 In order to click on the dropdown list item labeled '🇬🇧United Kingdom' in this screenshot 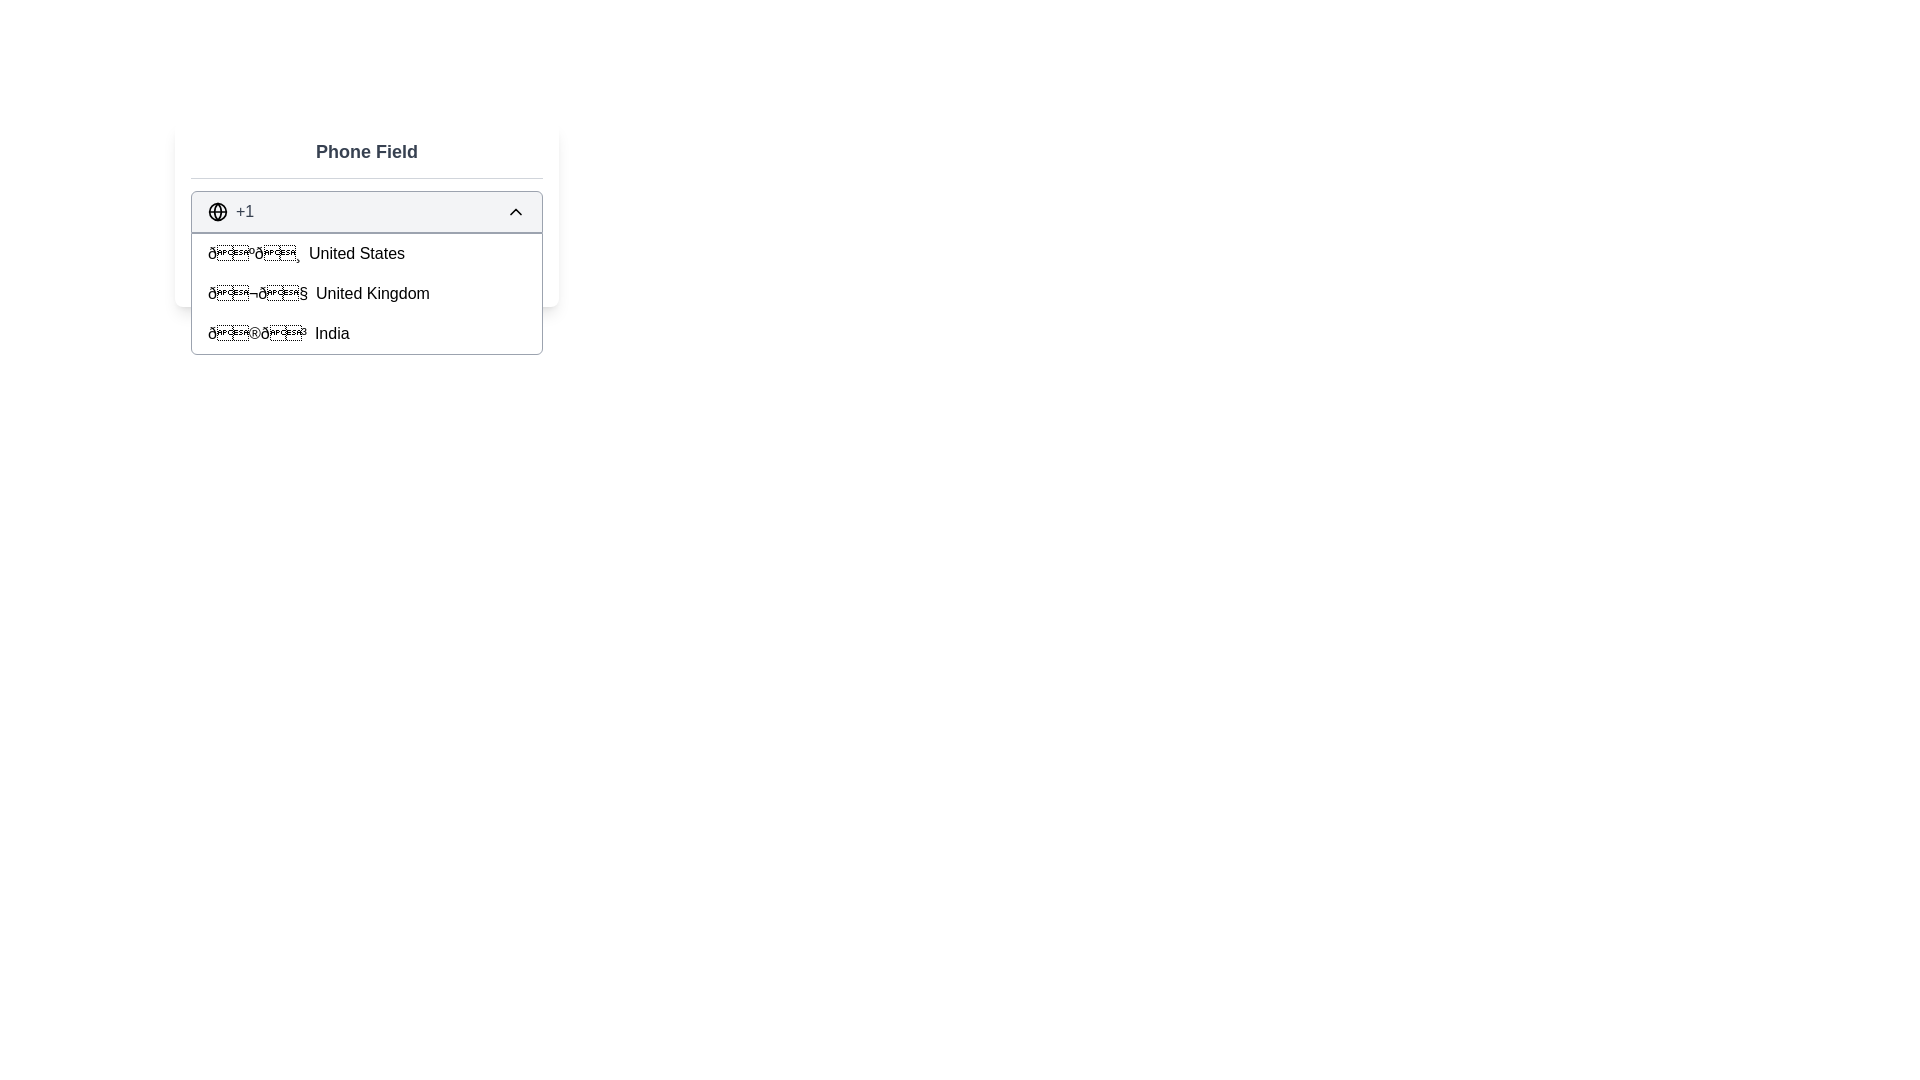, I will do `click(366, 293)`.